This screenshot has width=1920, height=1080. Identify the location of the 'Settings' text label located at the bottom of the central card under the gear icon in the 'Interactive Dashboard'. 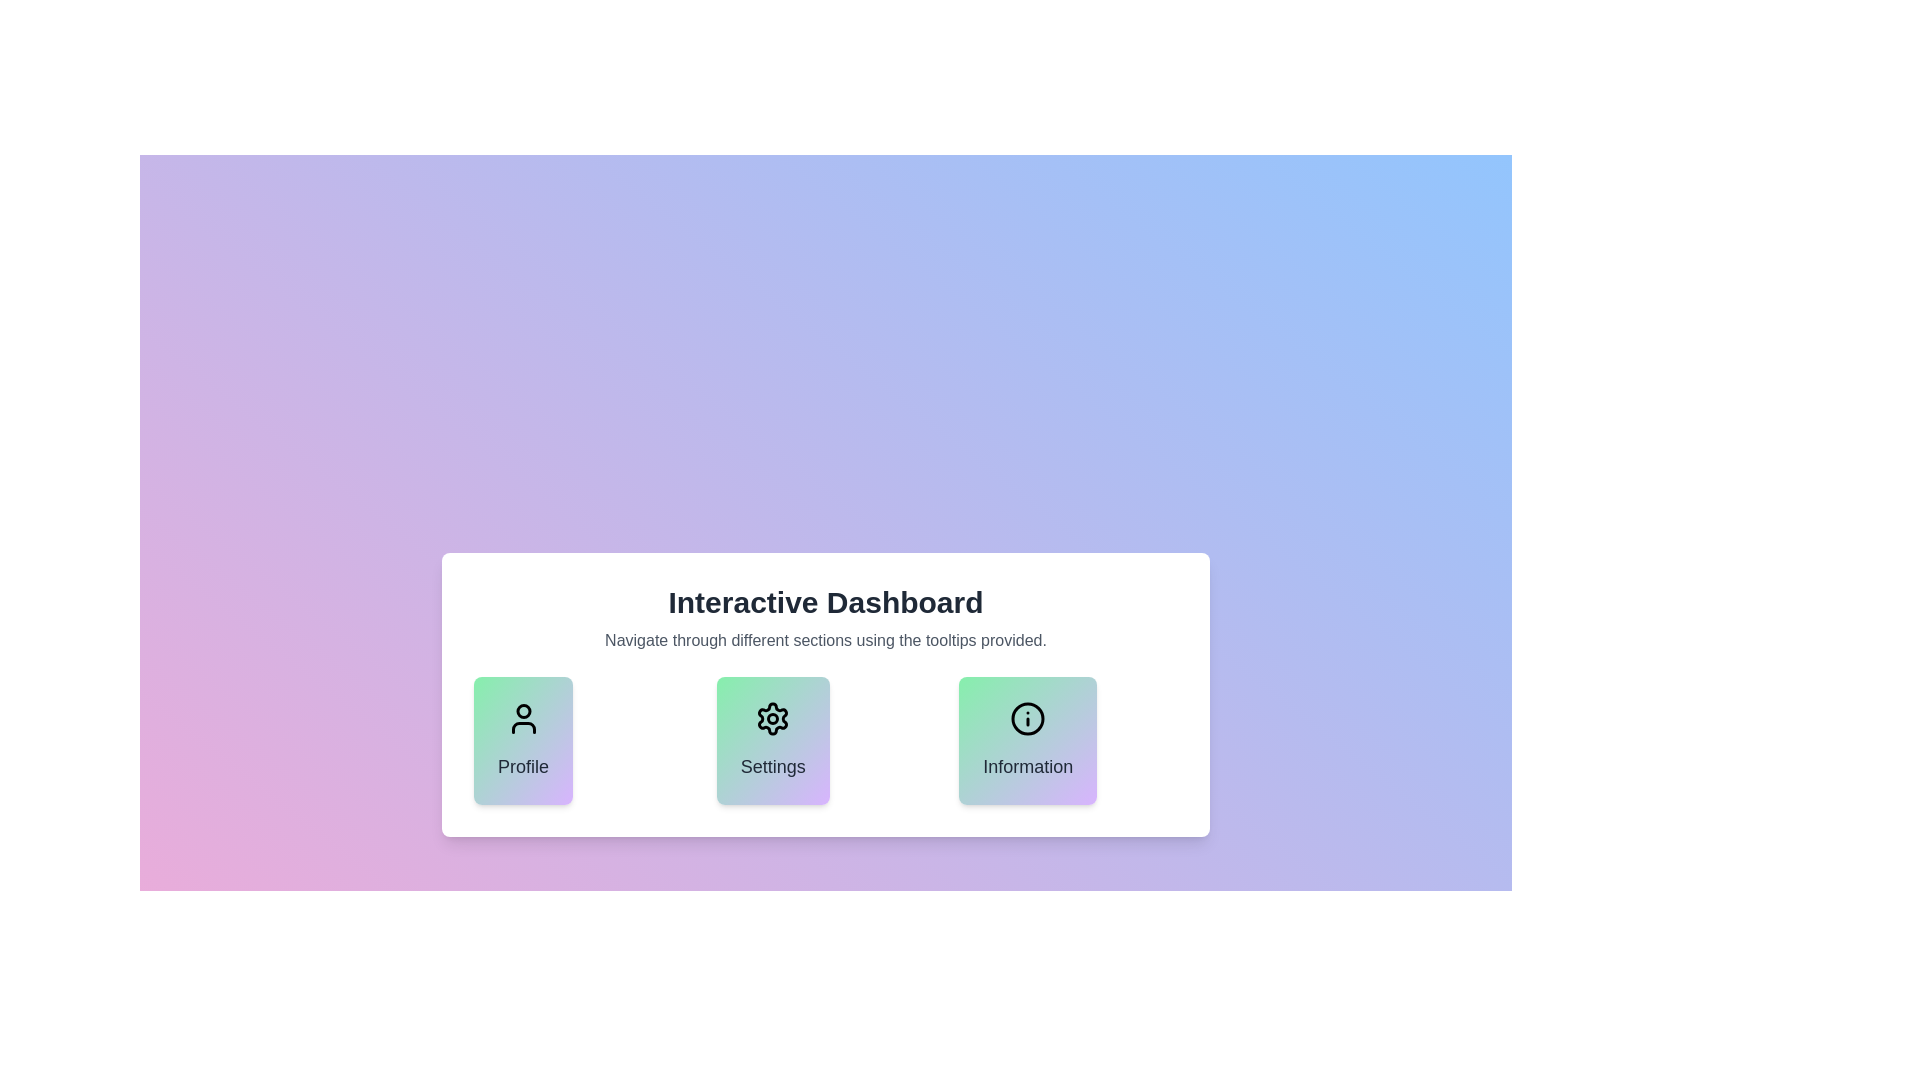
(772, 766).